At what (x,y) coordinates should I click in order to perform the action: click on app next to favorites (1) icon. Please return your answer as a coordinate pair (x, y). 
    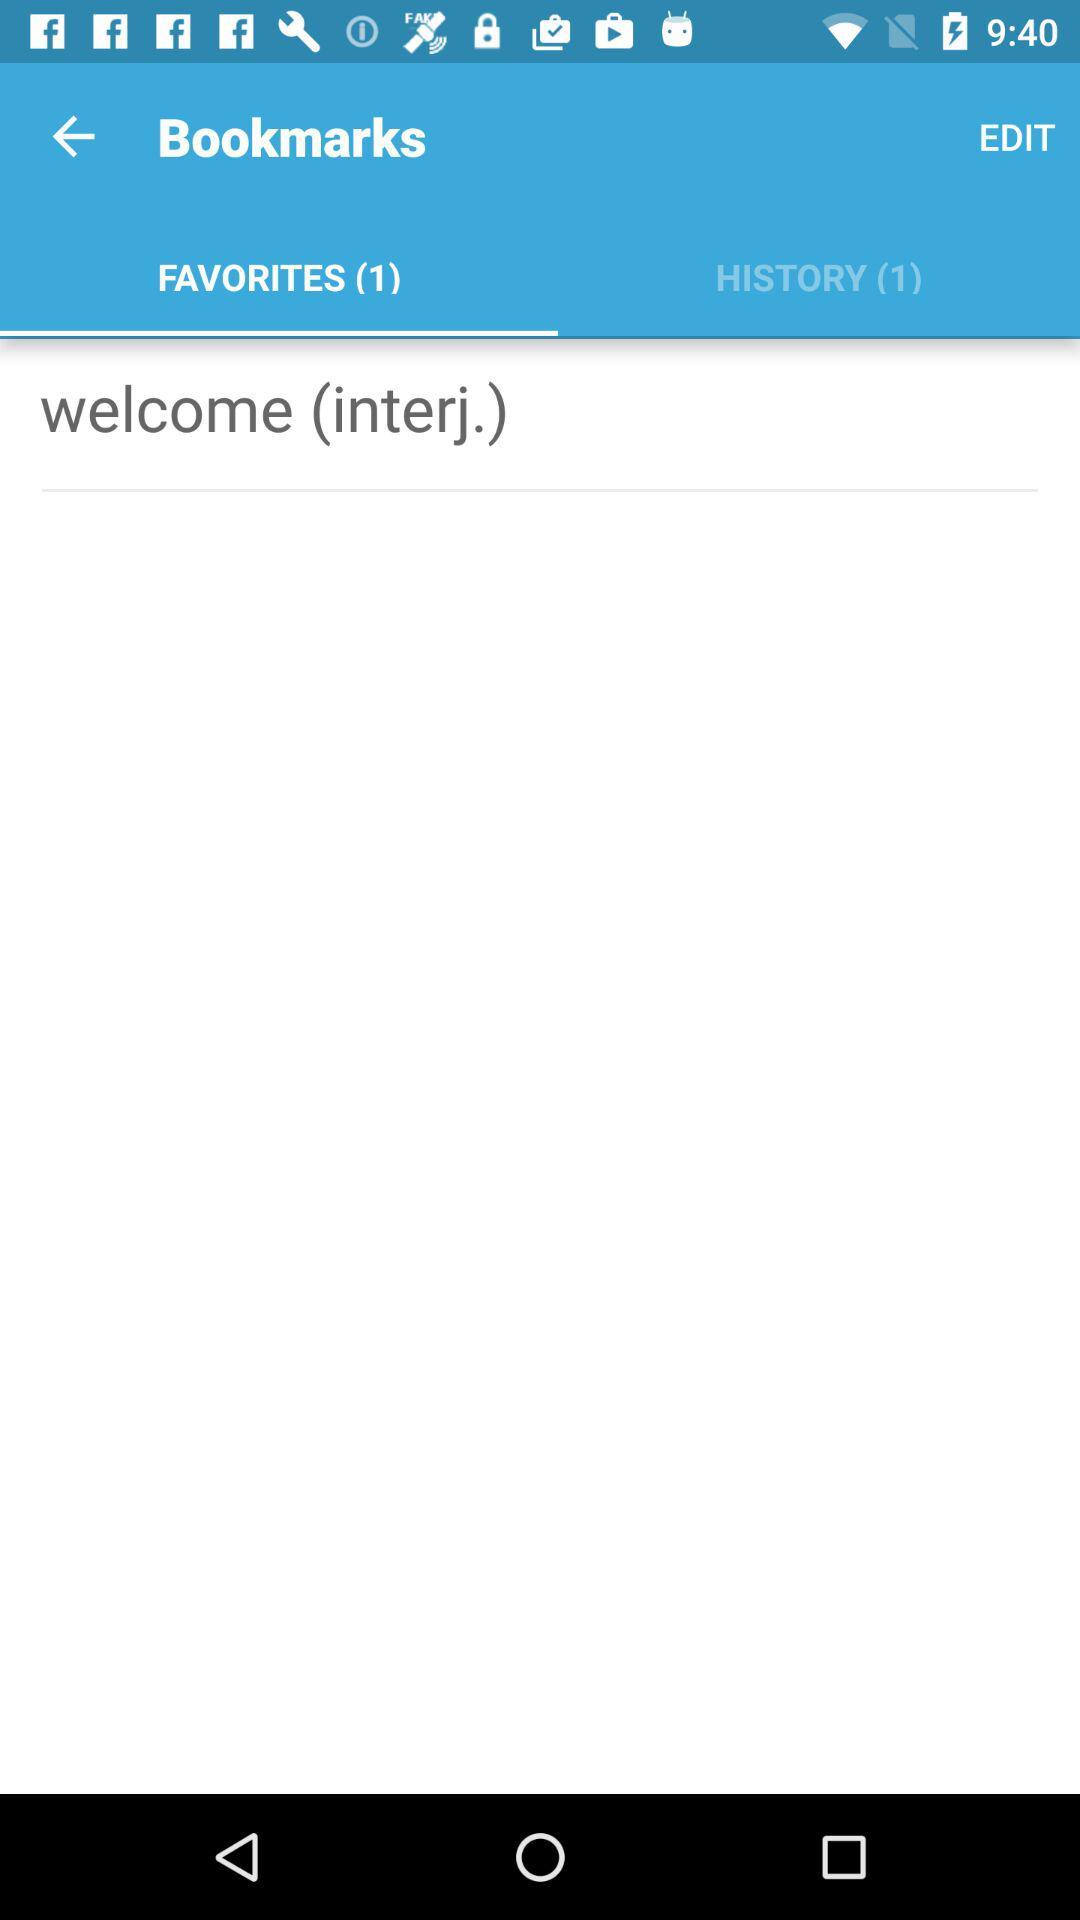
    Looking at the image, I should click on (1017, 135).